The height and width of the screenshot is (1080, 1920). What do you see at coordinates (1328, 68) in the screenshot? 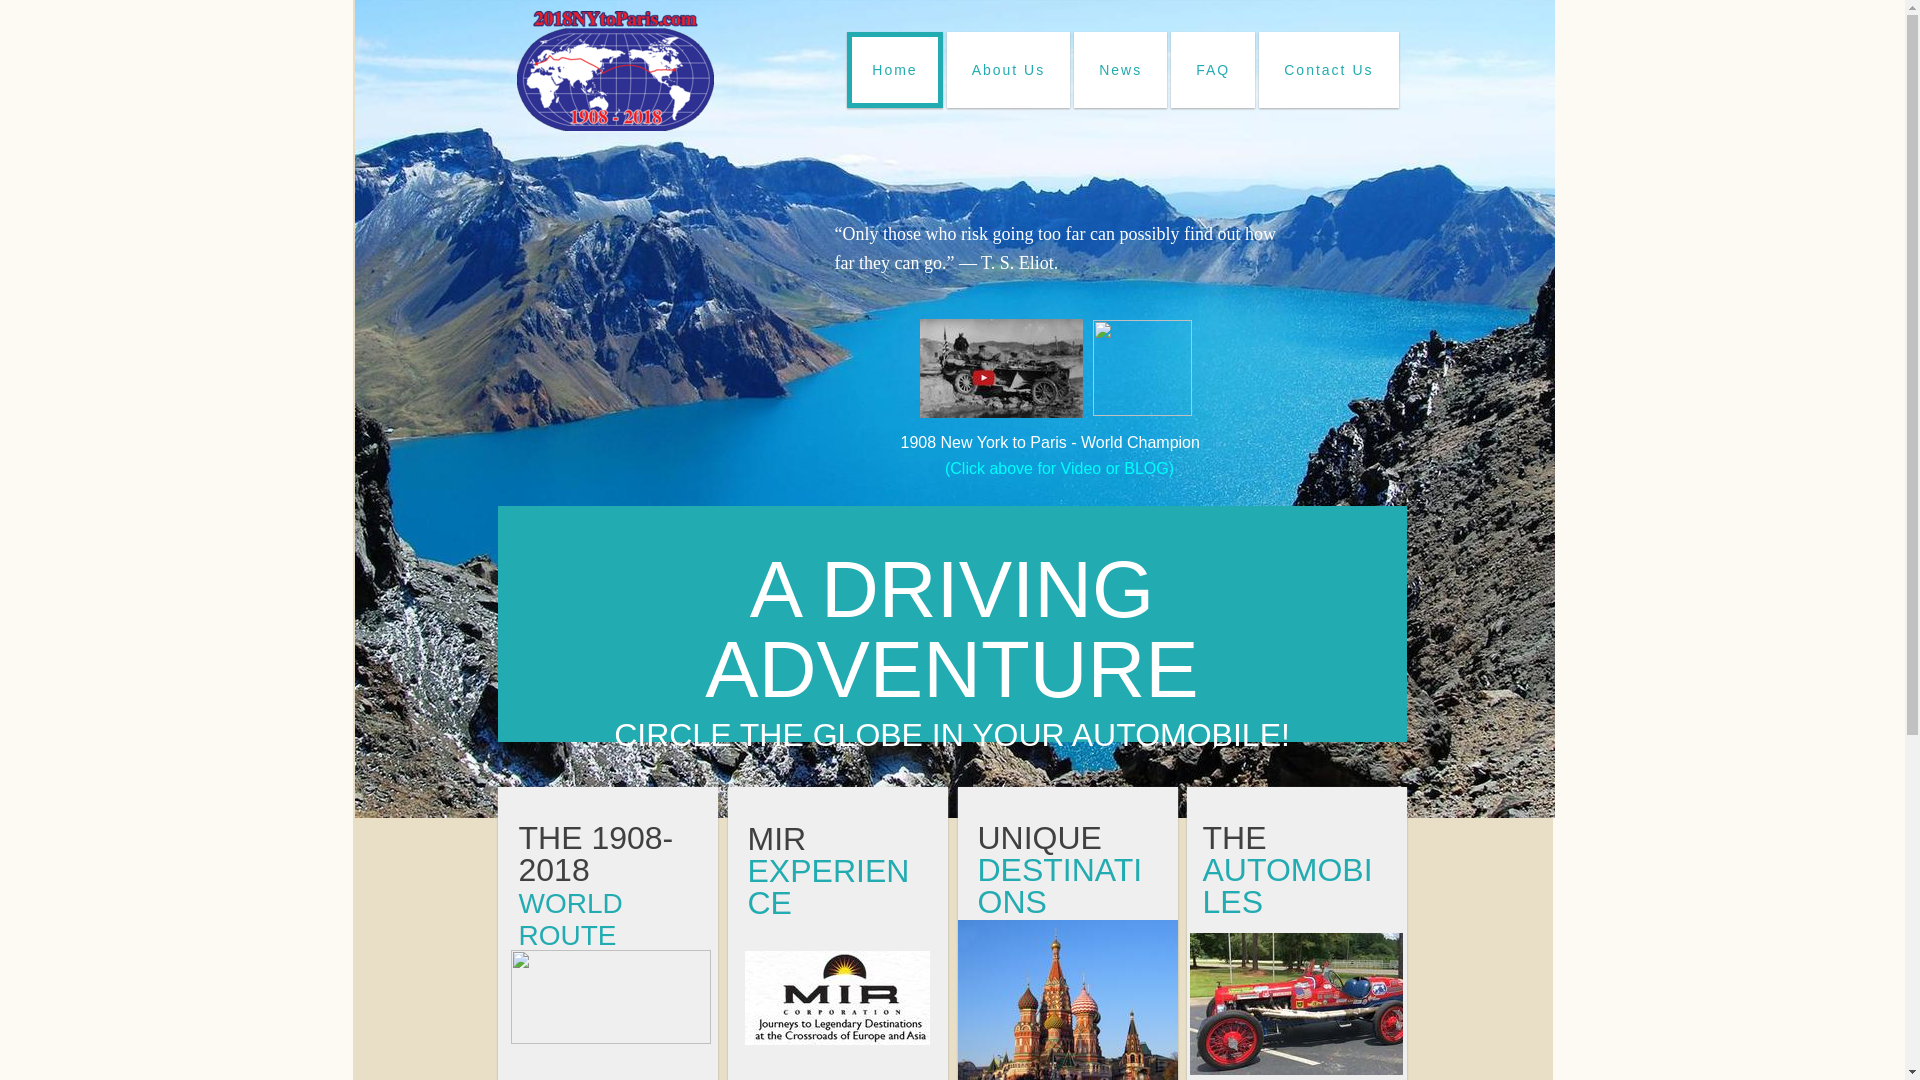
I see `'Contact Us'` at bounding box center [1328, 68].